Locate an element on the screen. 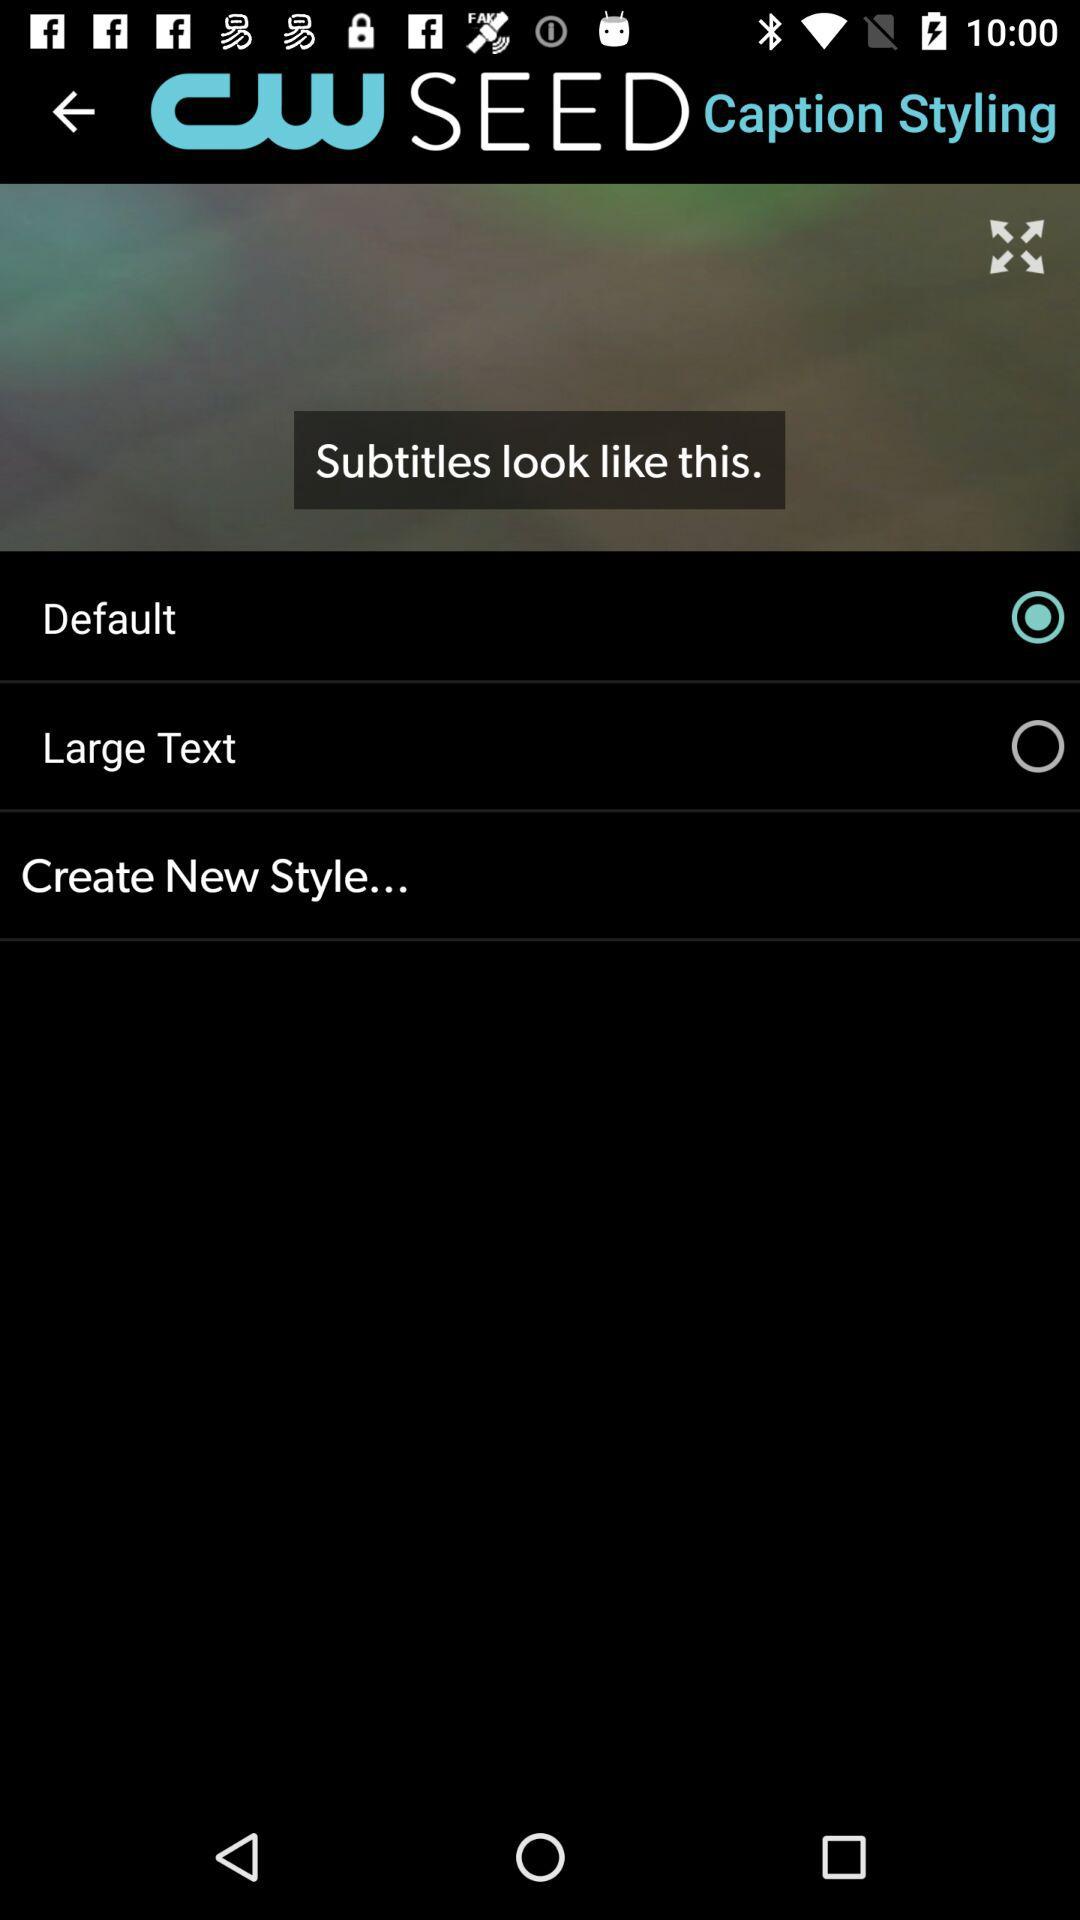 Image resolution: width=1080 pixels, height=1920 pixels. the icon above the create new style... is located at coordinates (540, 745).